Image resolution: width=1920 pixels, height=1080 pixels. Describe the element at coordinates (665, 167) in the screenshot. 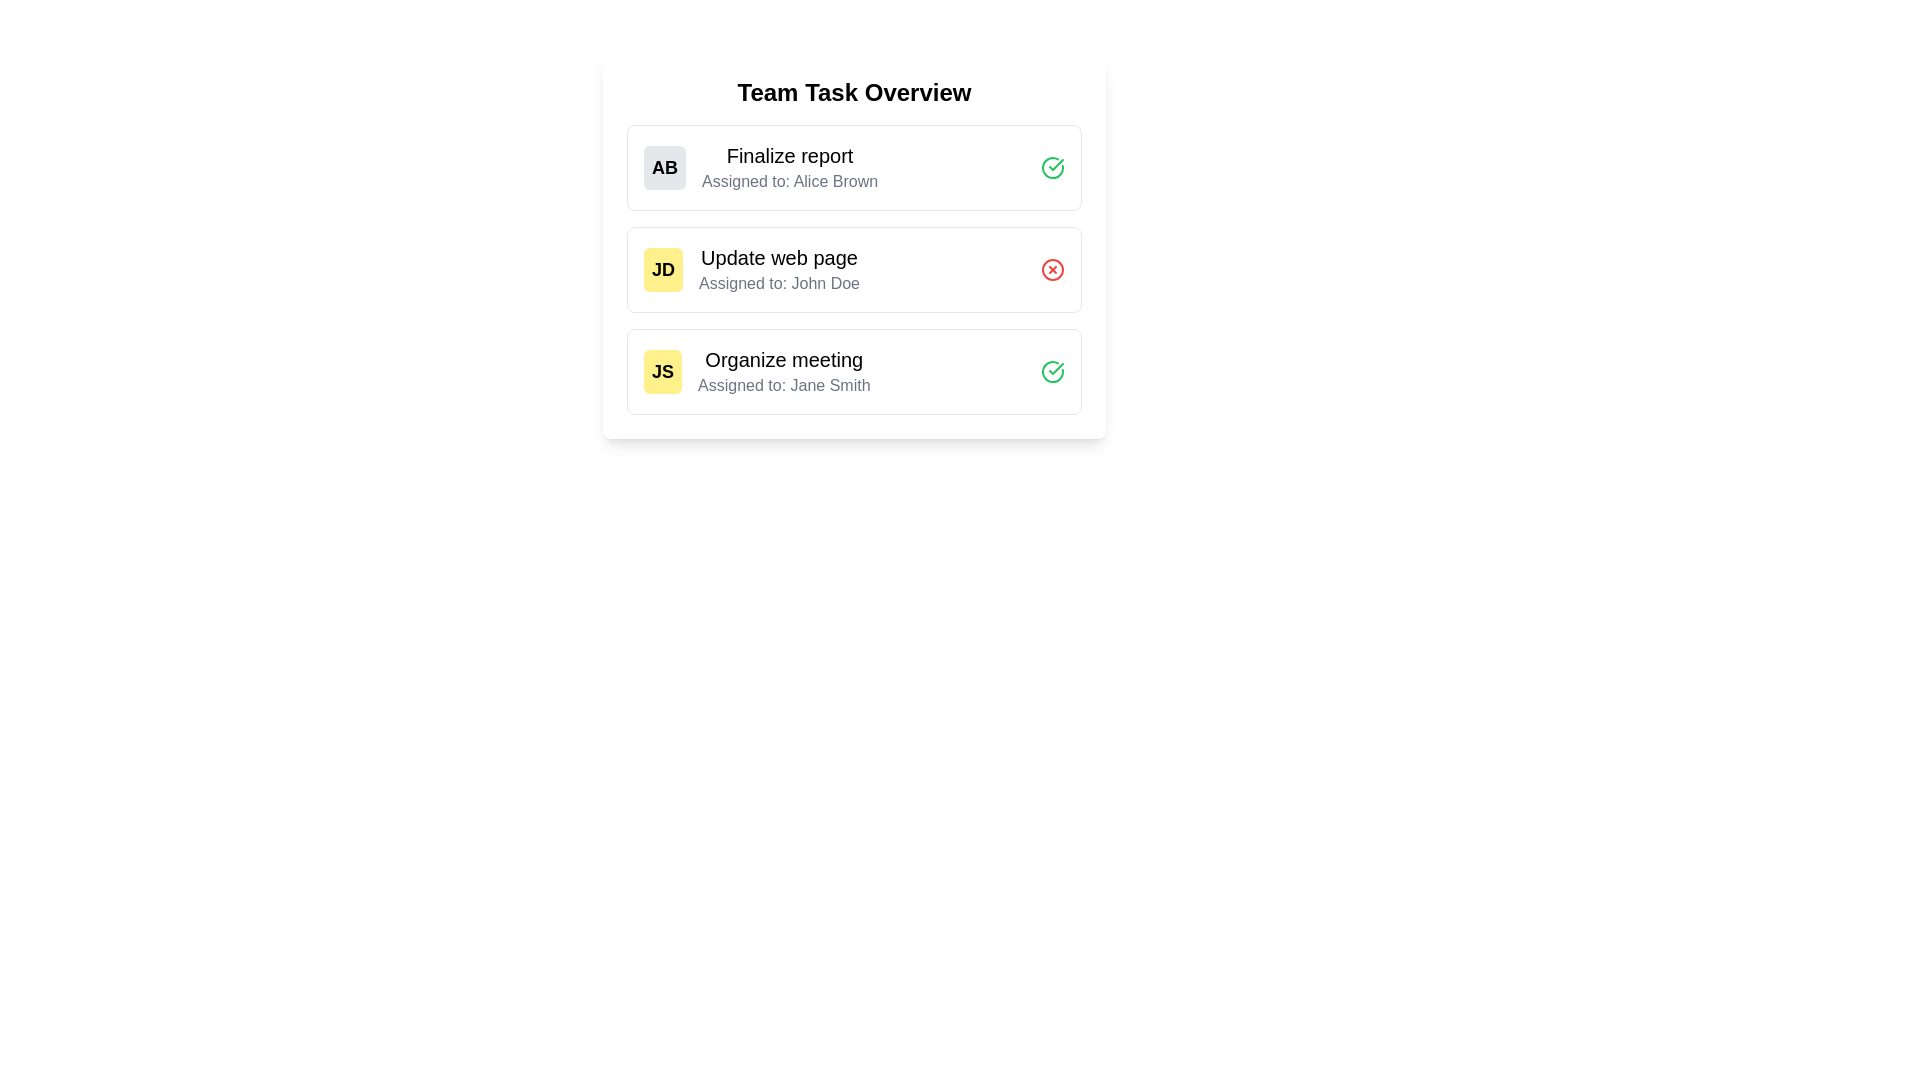

I see `the avatar badge representing Alice Brown, which is the first element in the uppermost task section of the vertical list` at that location.